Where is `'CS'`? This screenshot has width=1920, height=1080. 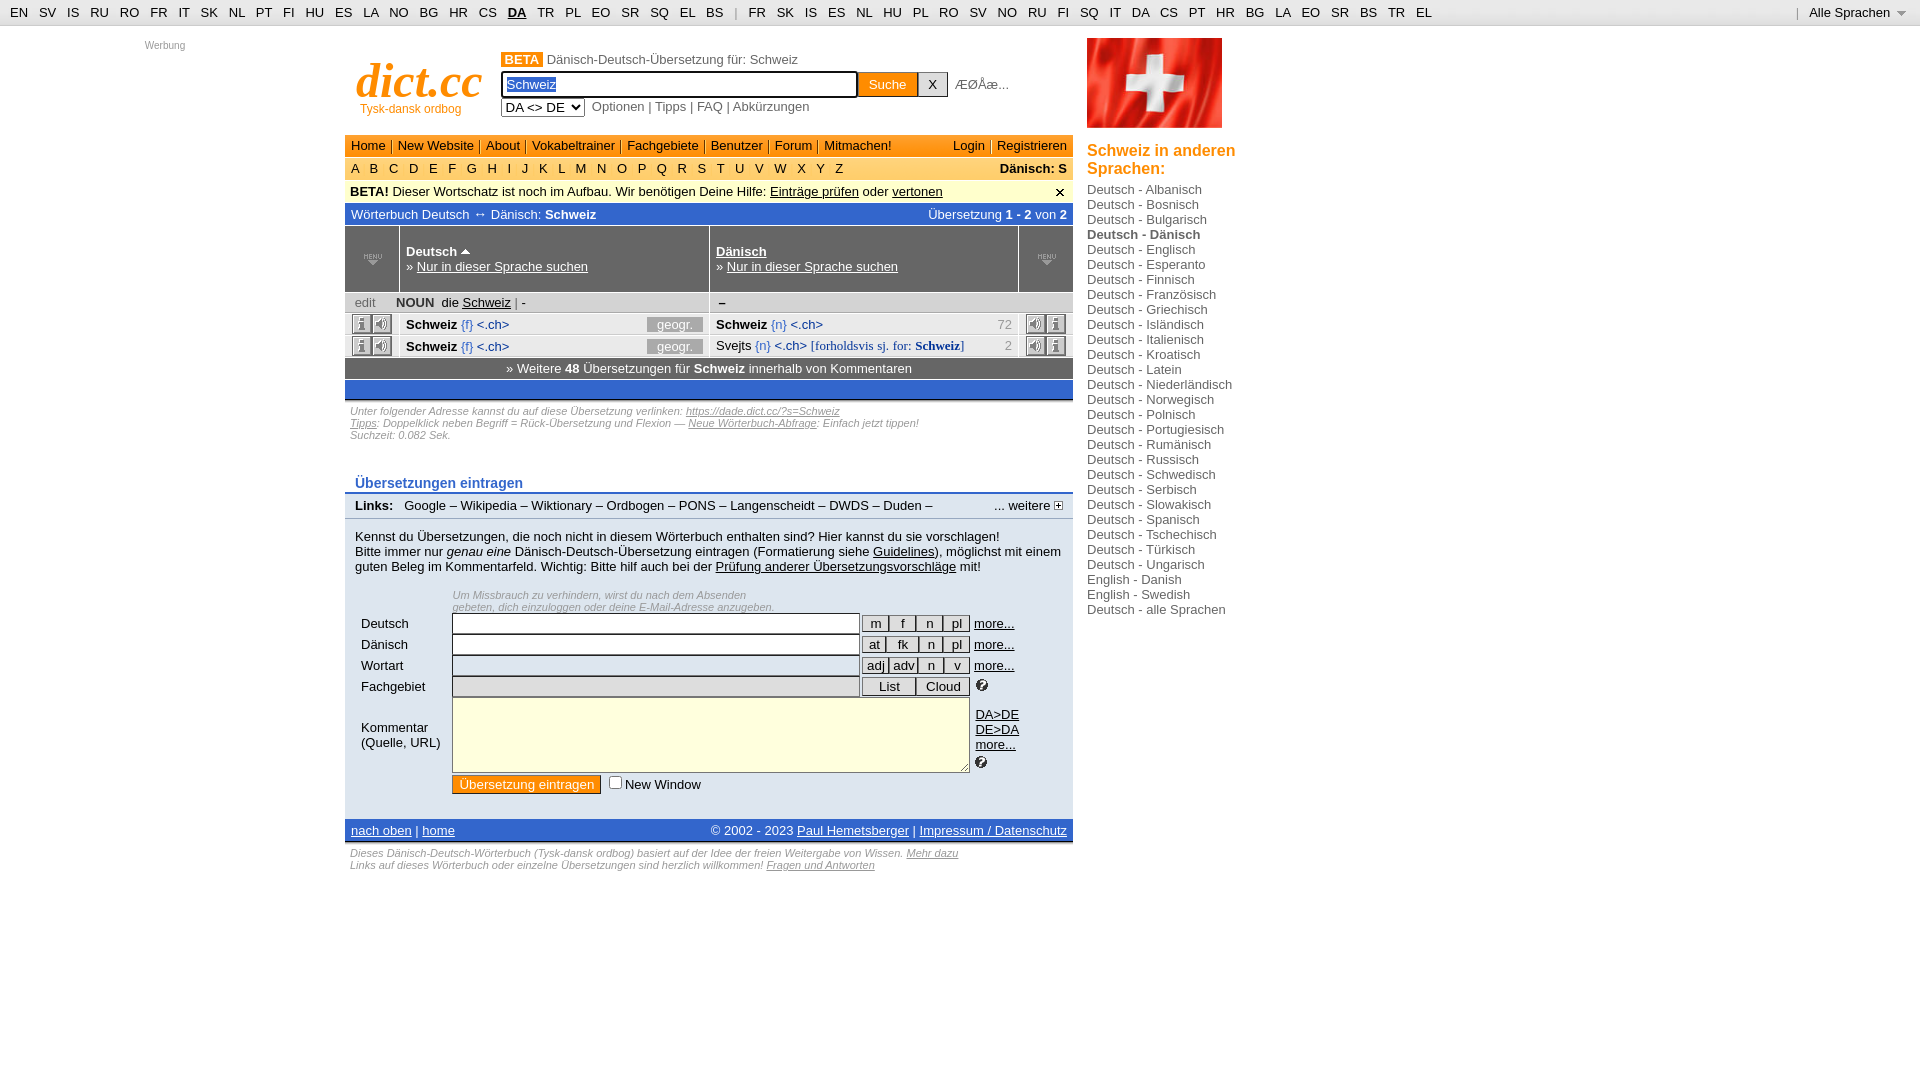
'CS' is located at coordinates (488, 12).